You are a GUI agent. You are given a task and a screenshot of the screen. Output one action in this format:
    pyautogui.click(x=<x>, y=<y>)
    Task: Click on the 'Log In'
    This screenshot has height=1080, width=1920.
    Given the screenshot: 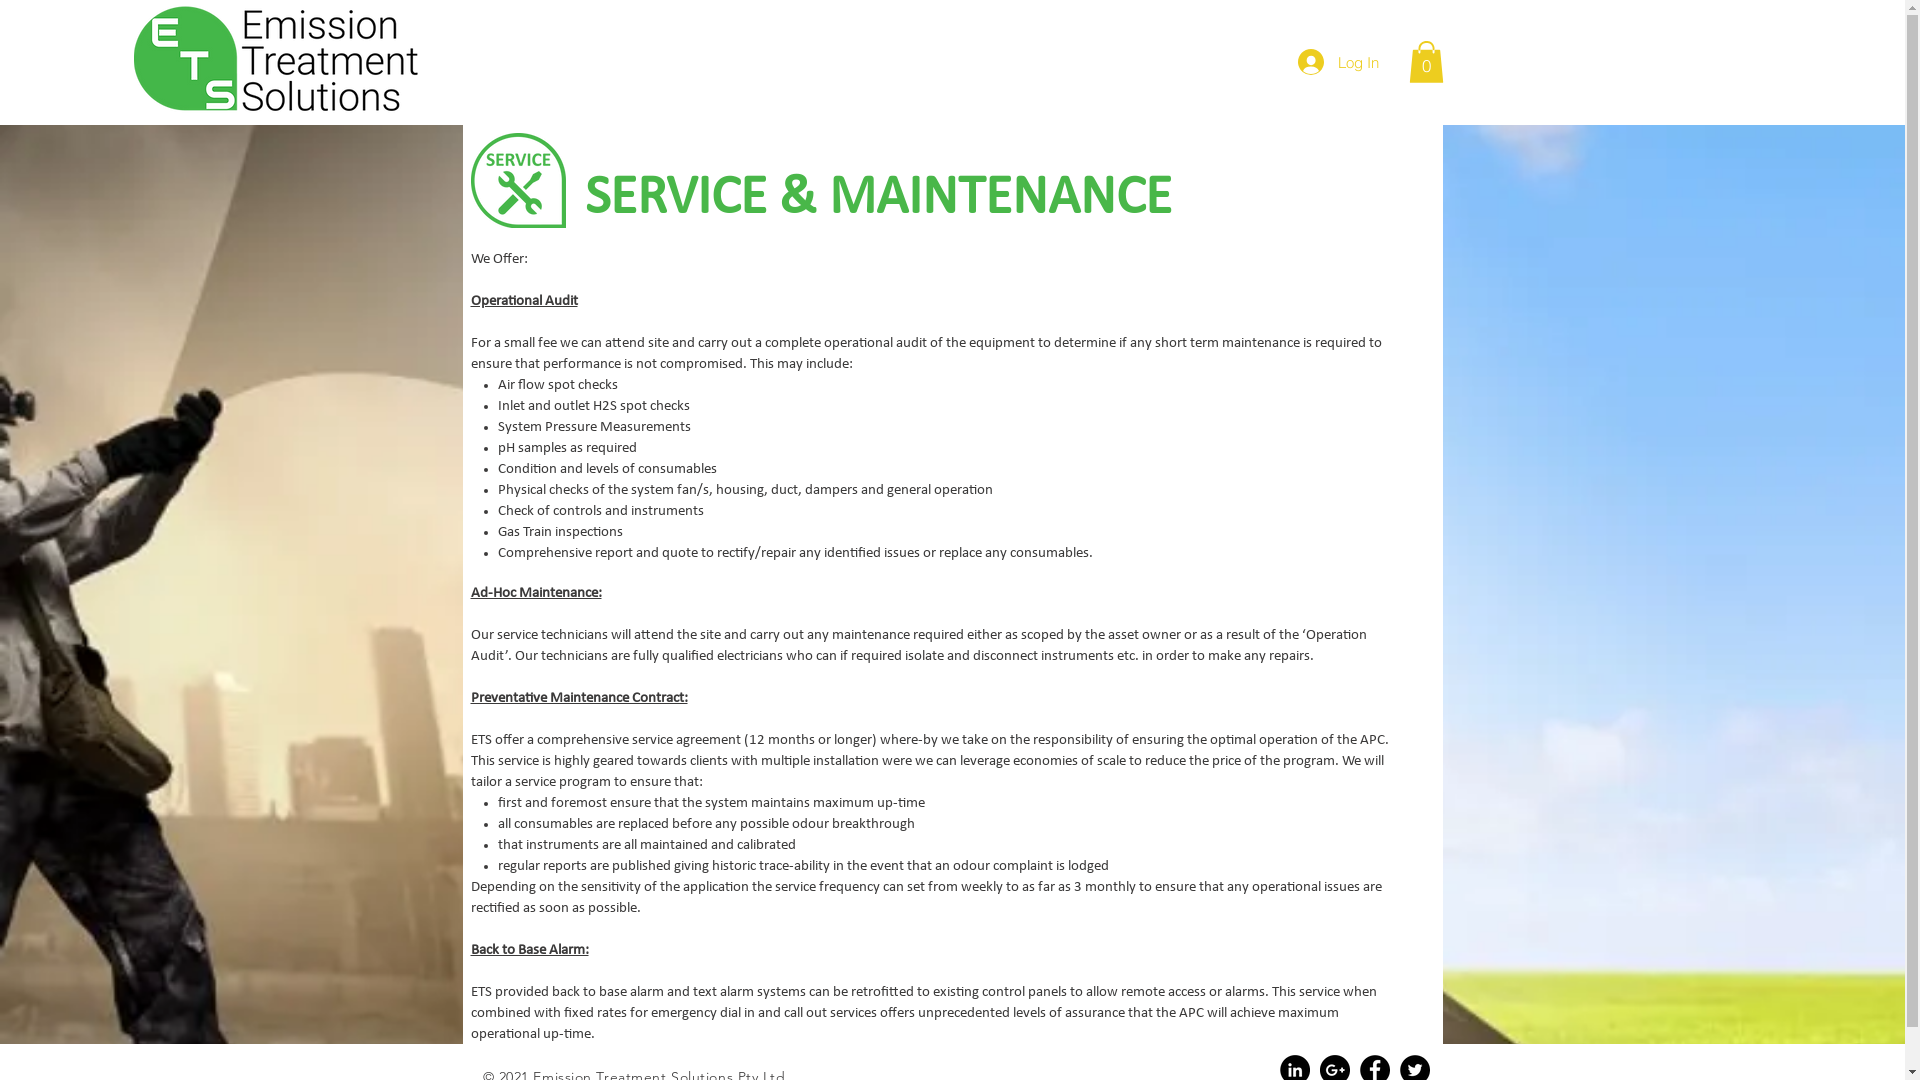 What is the action you would take?
    pyautogui.click(x=1338, y=60)
    